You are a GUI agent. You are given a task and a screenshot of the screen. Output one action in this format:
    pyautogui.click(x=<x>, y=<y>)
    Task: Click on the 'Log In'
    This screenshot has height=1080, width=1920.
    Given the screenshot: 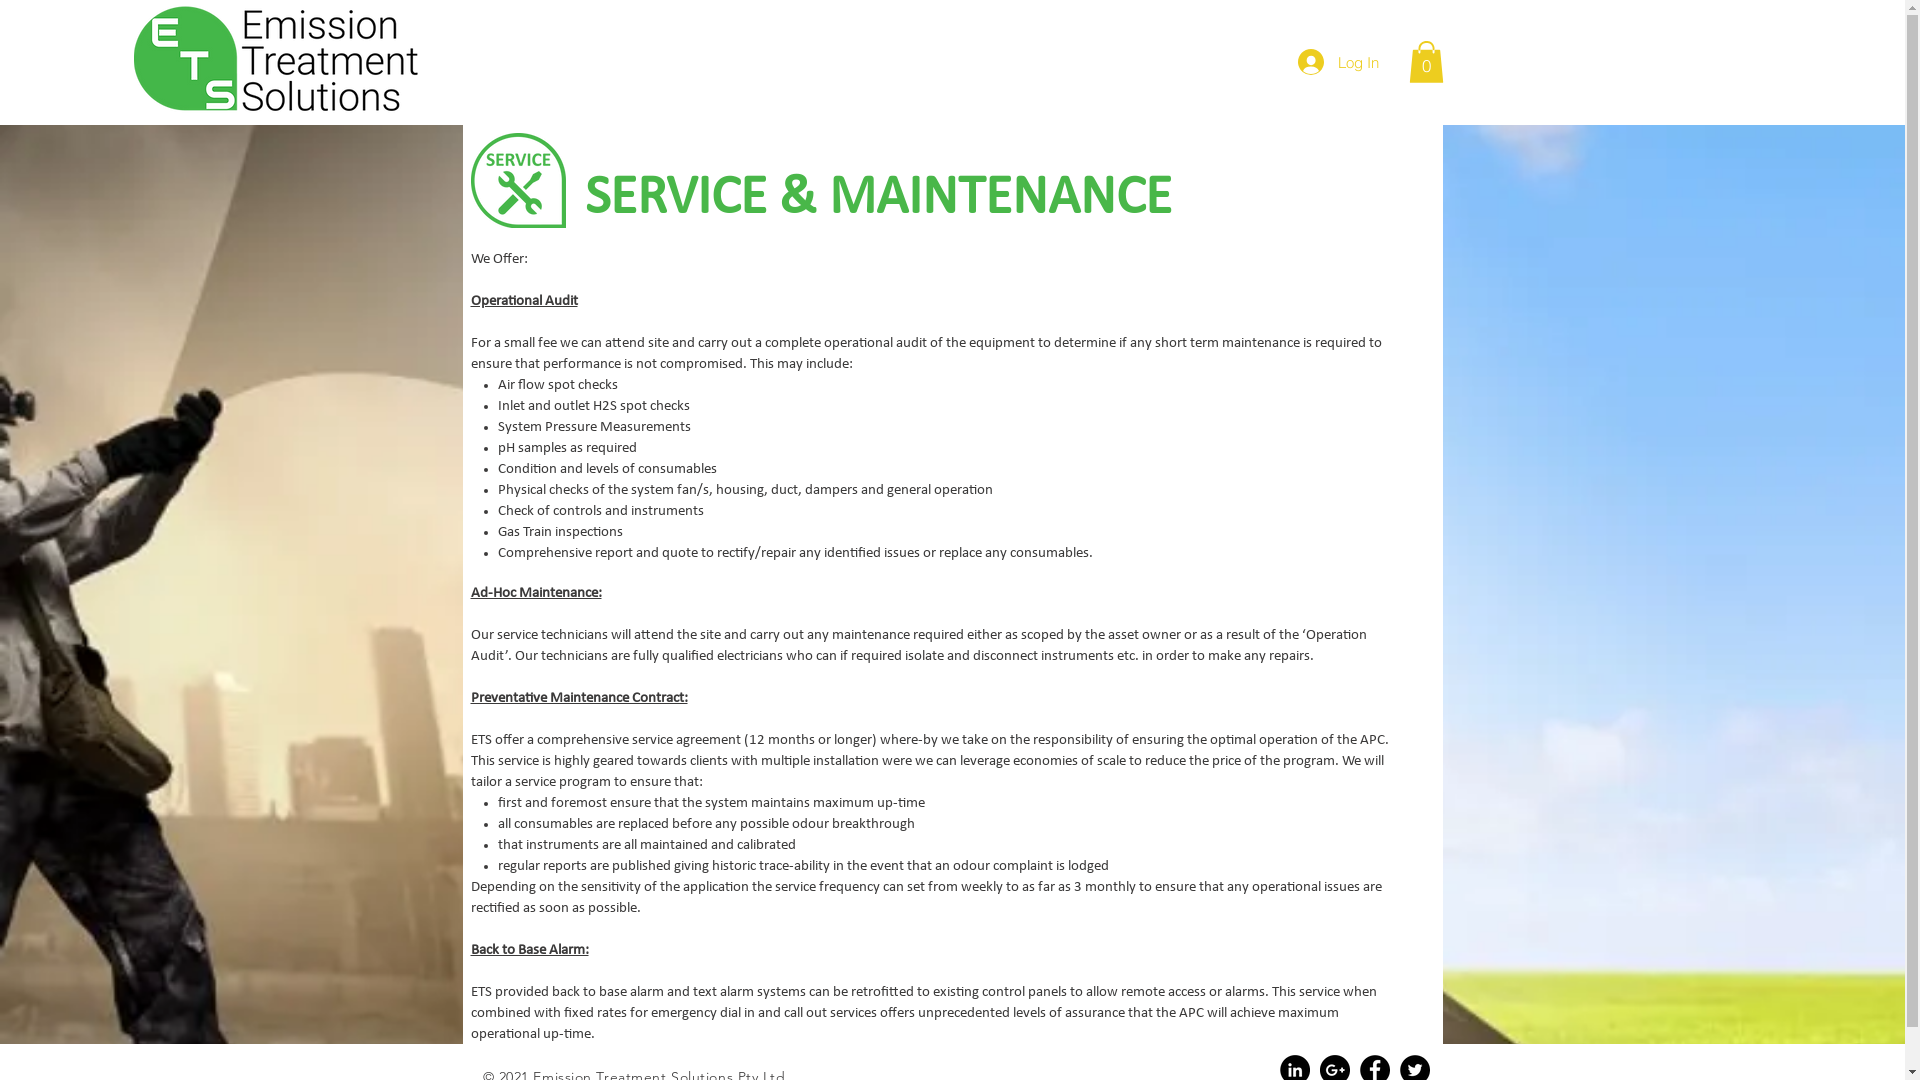 What is the action you would take?
    pyautogui.click(x=1338, y=60)
    